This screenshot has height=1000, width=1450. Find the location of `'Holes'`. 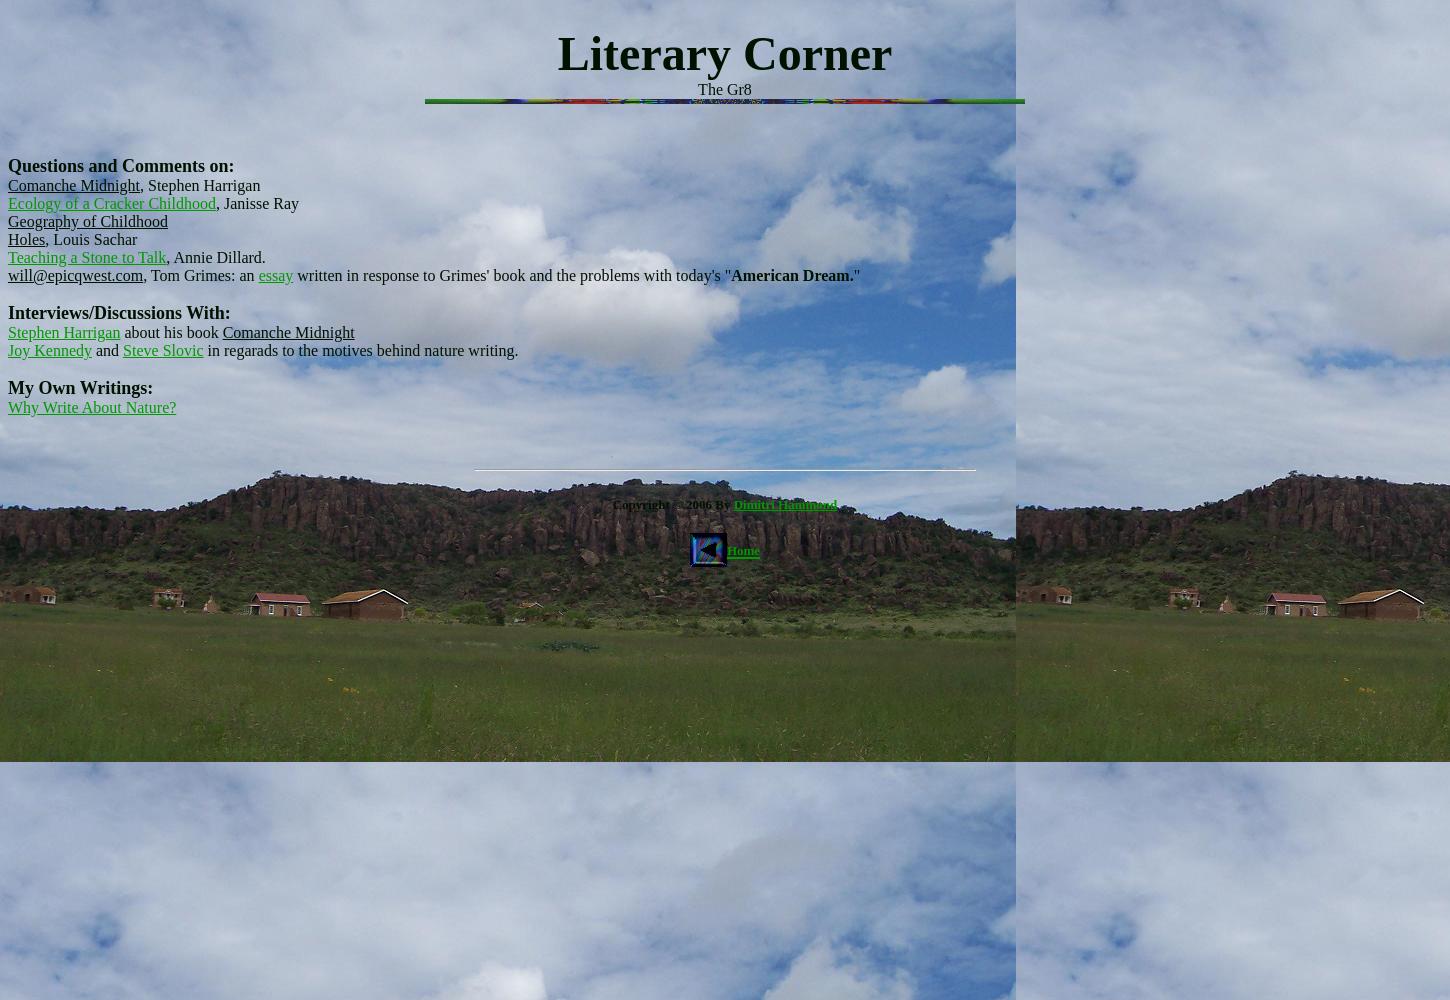

'Holes' is located at coordinates (26, 238).